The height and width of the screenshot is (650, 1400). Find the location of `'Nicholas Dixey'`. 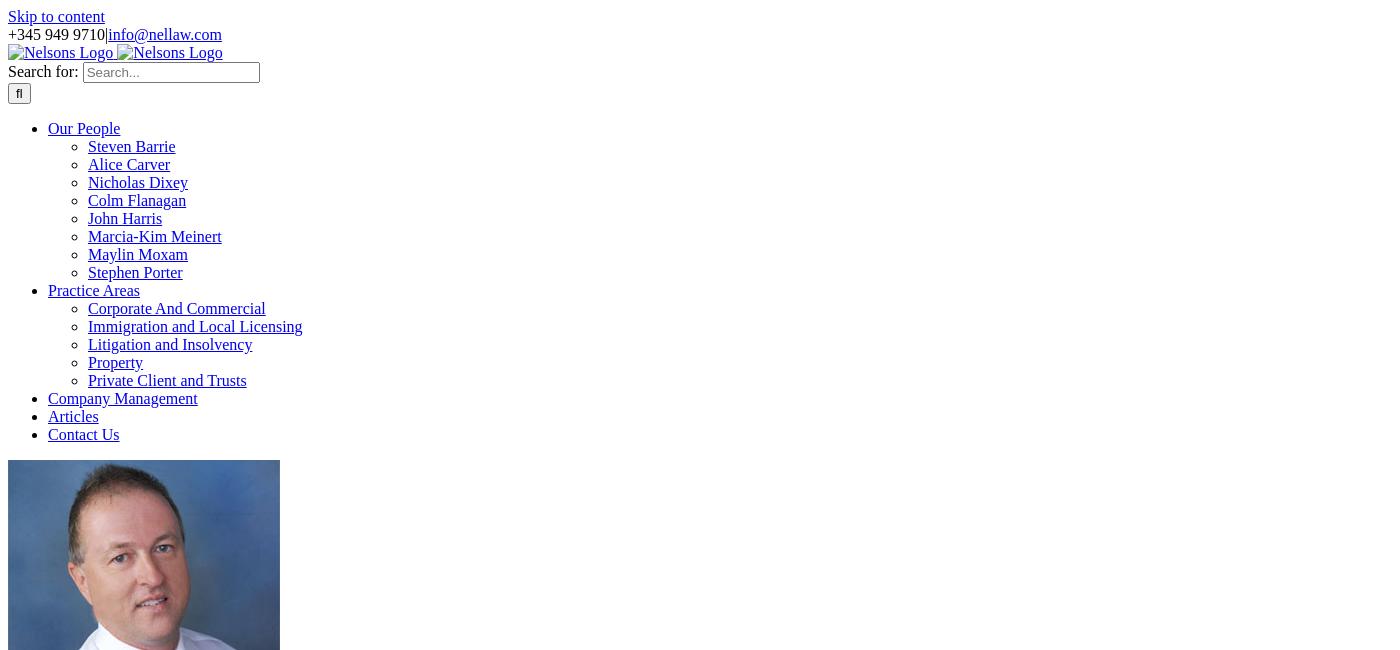

'Nicholas Dixey' is located at coordinates (137, 182).